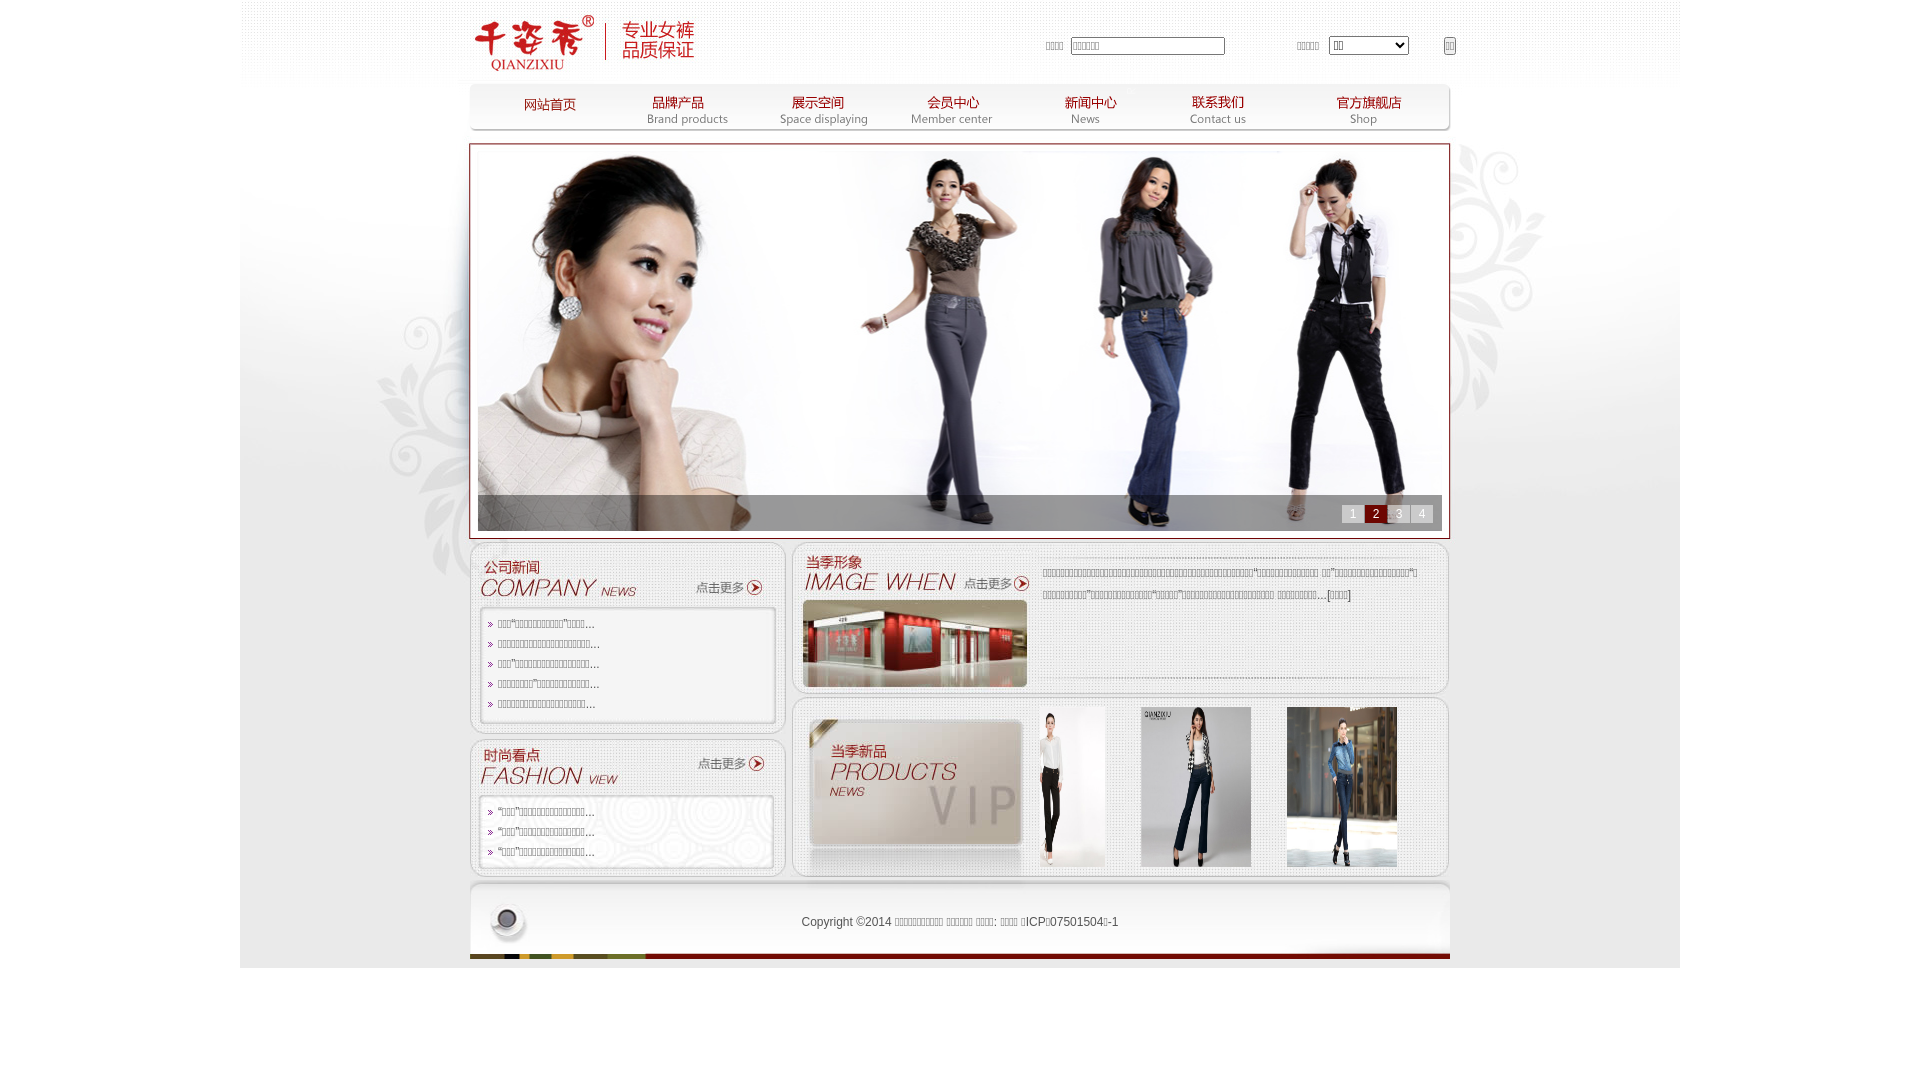 The width and height of the screenshot is (1920, 1080). I want to click on '2', so click(1375, 512).